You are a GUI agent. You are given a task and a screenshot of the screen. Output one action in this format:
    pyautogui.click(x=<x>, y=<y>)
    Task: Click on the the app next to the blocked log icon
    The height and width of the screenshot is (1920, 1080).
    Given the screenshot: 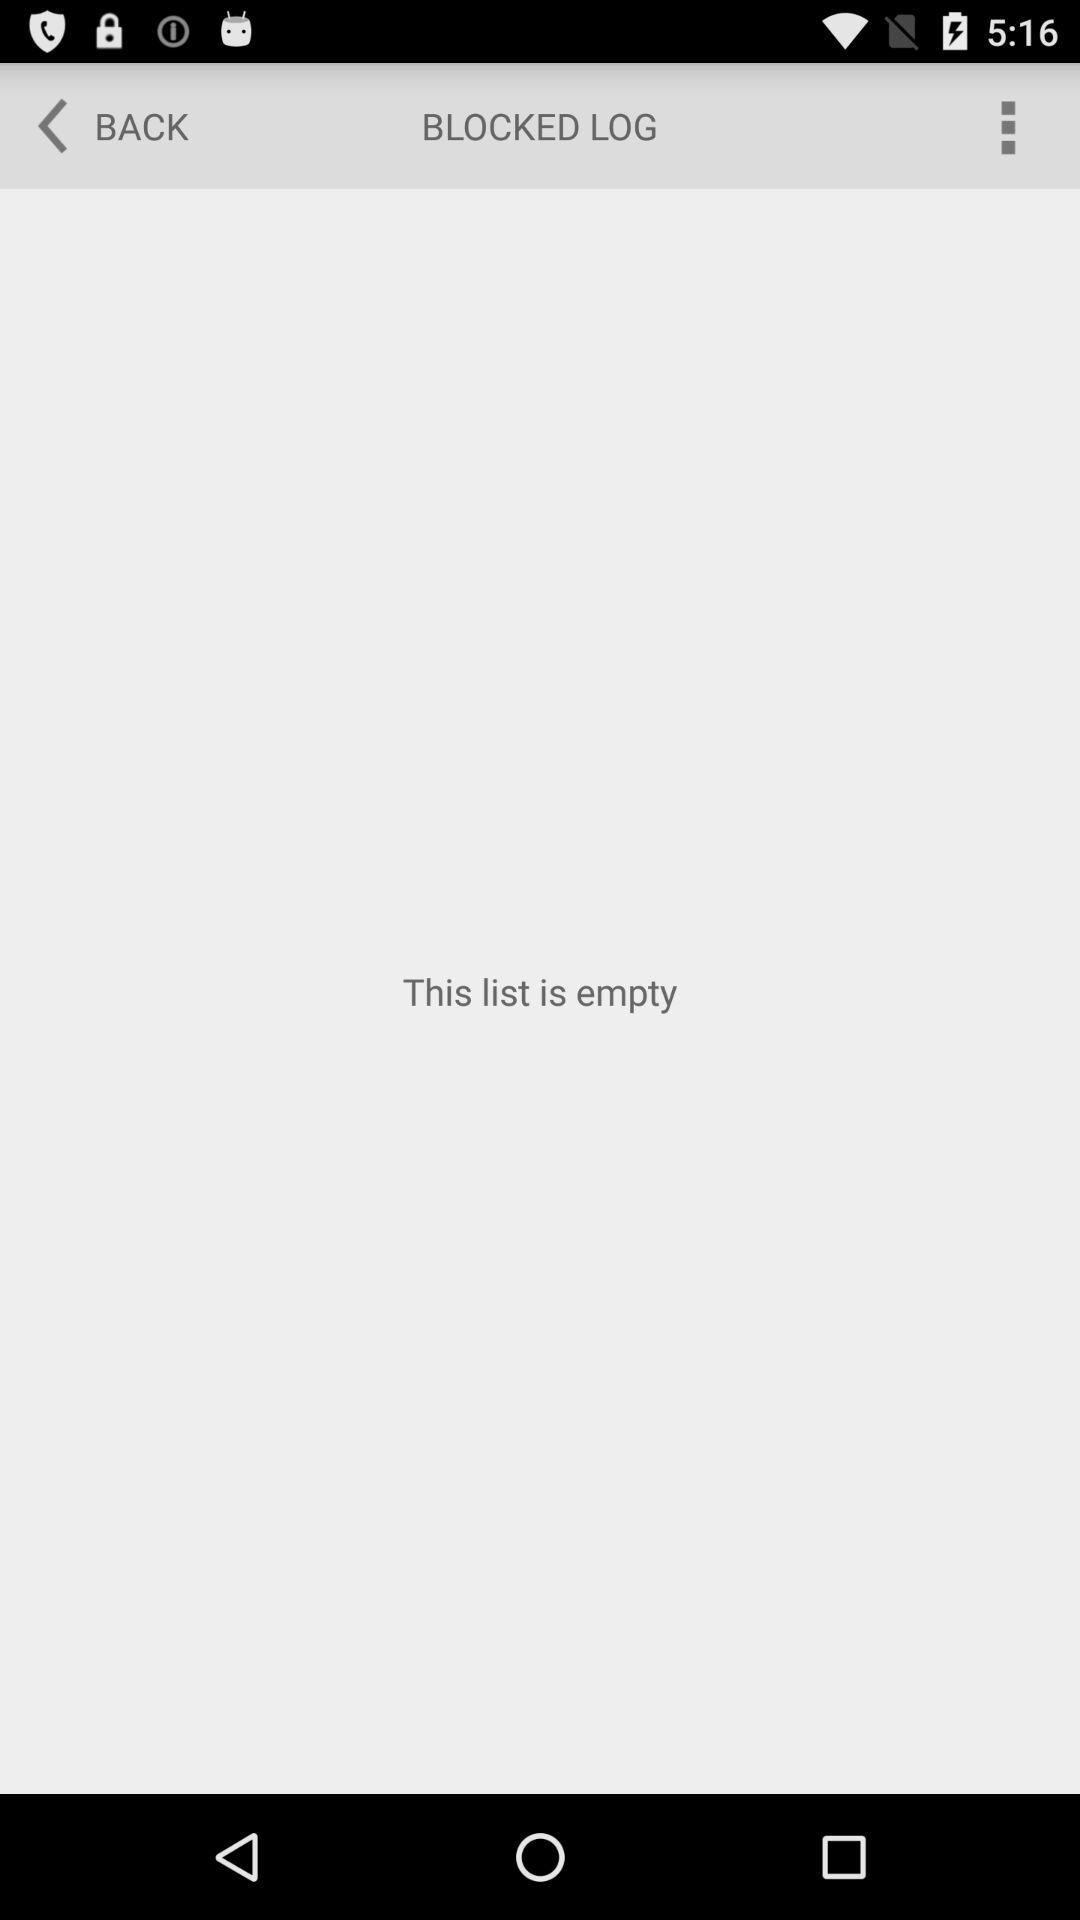 What is the action you would take?
    pyautogui.click(x=99, y=124)
    